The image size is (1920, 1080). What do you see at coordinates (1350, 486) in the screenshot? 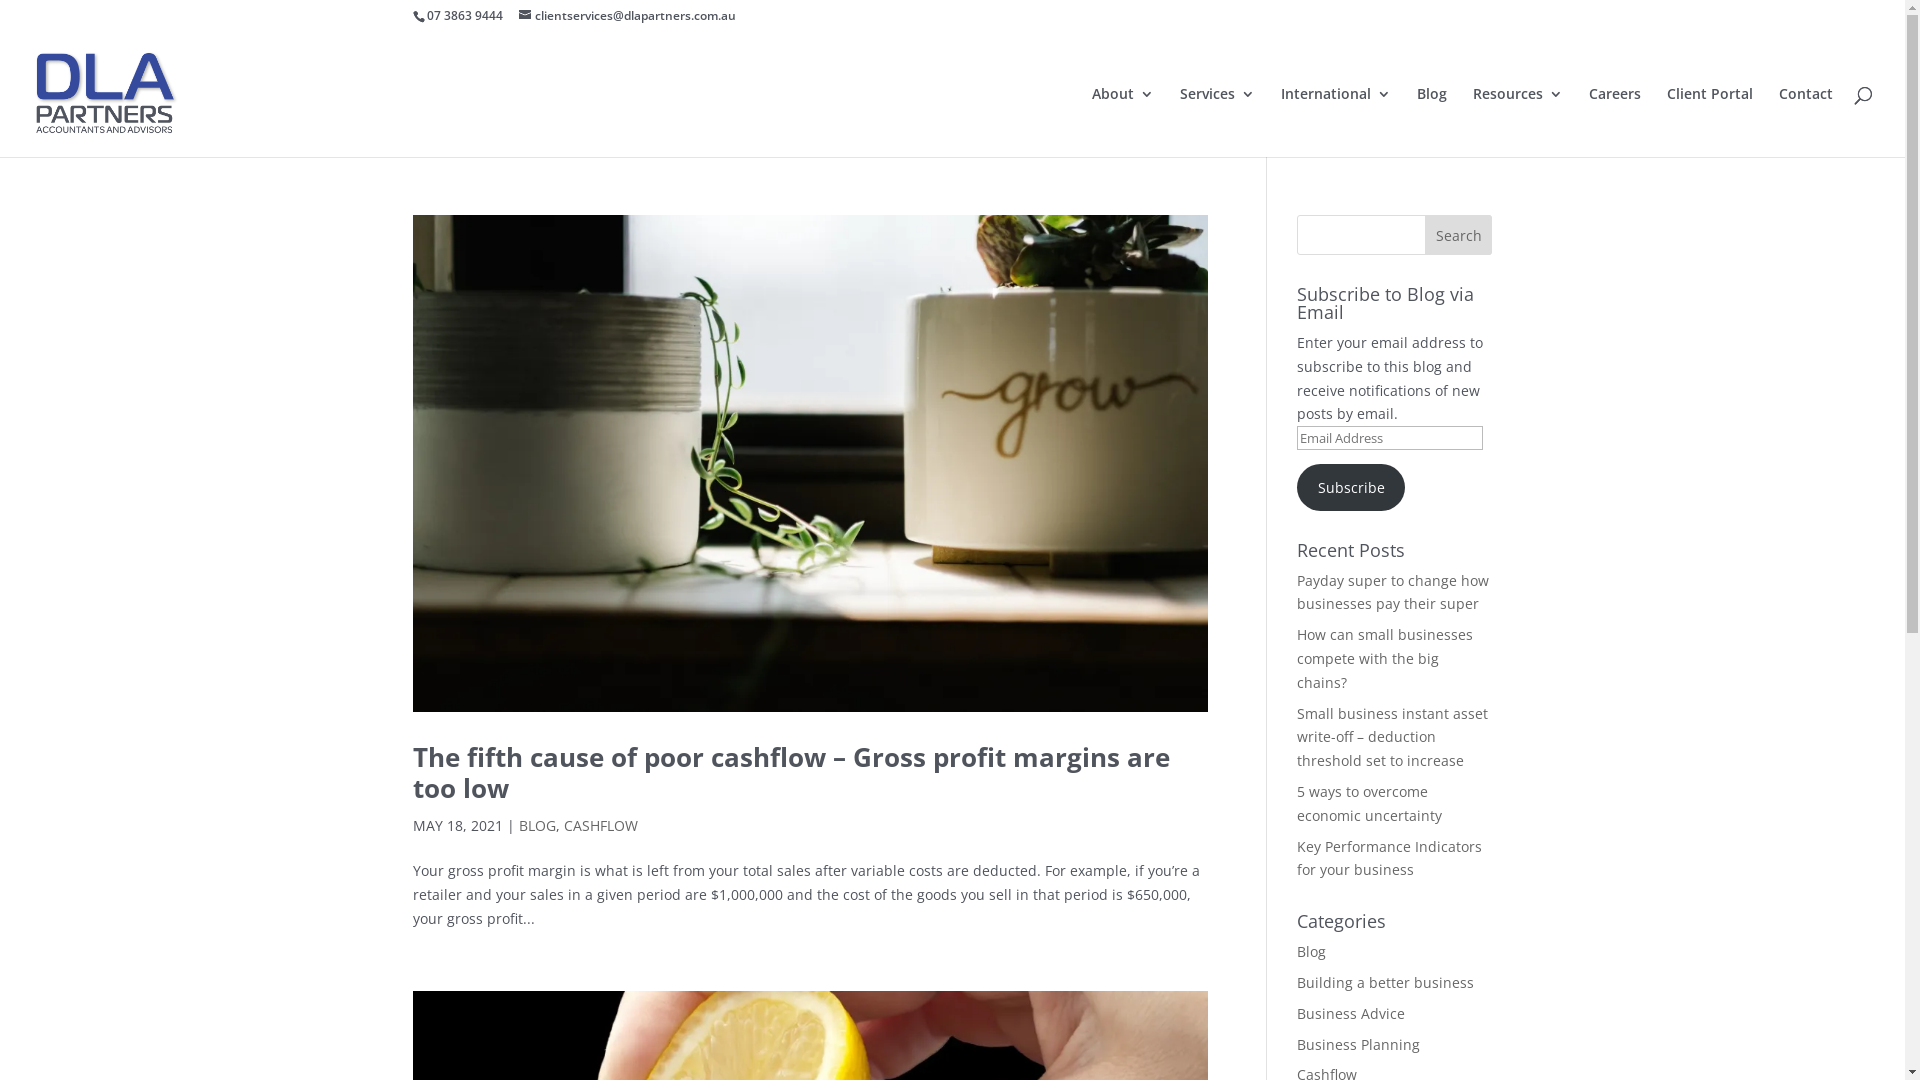
I see `'Subscribe'` at bounding box center [1350, 486].